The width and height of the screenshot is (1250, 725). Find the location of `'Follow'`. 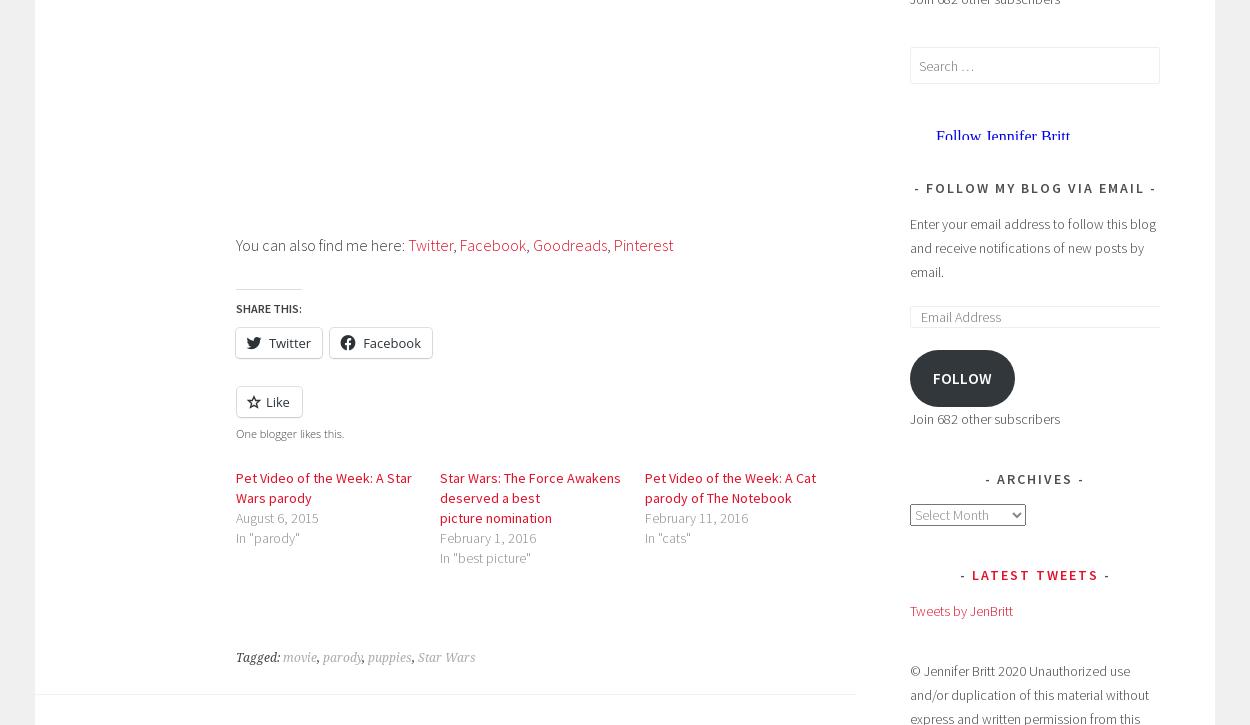

'Follow' is located at coordinates (960, 376).